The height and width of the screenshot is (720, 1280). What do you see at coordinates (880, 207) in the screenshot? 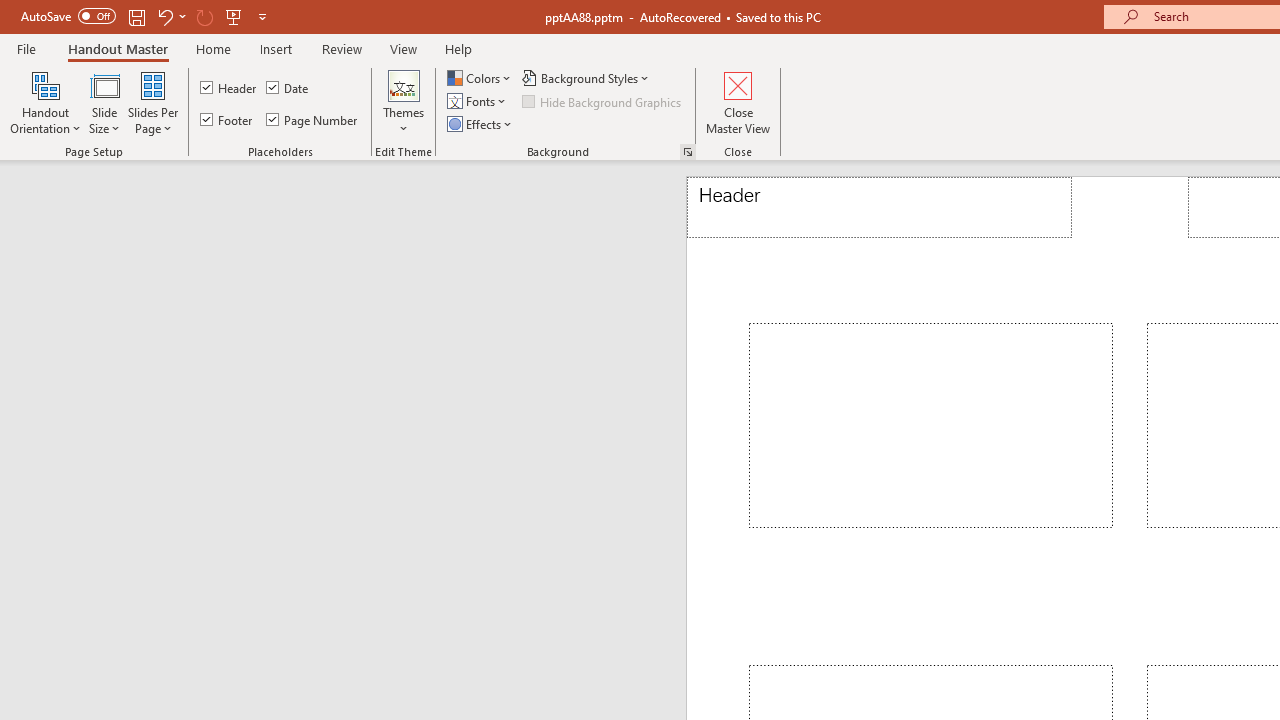
I see `'Header'` at bounding box center [880, 207].